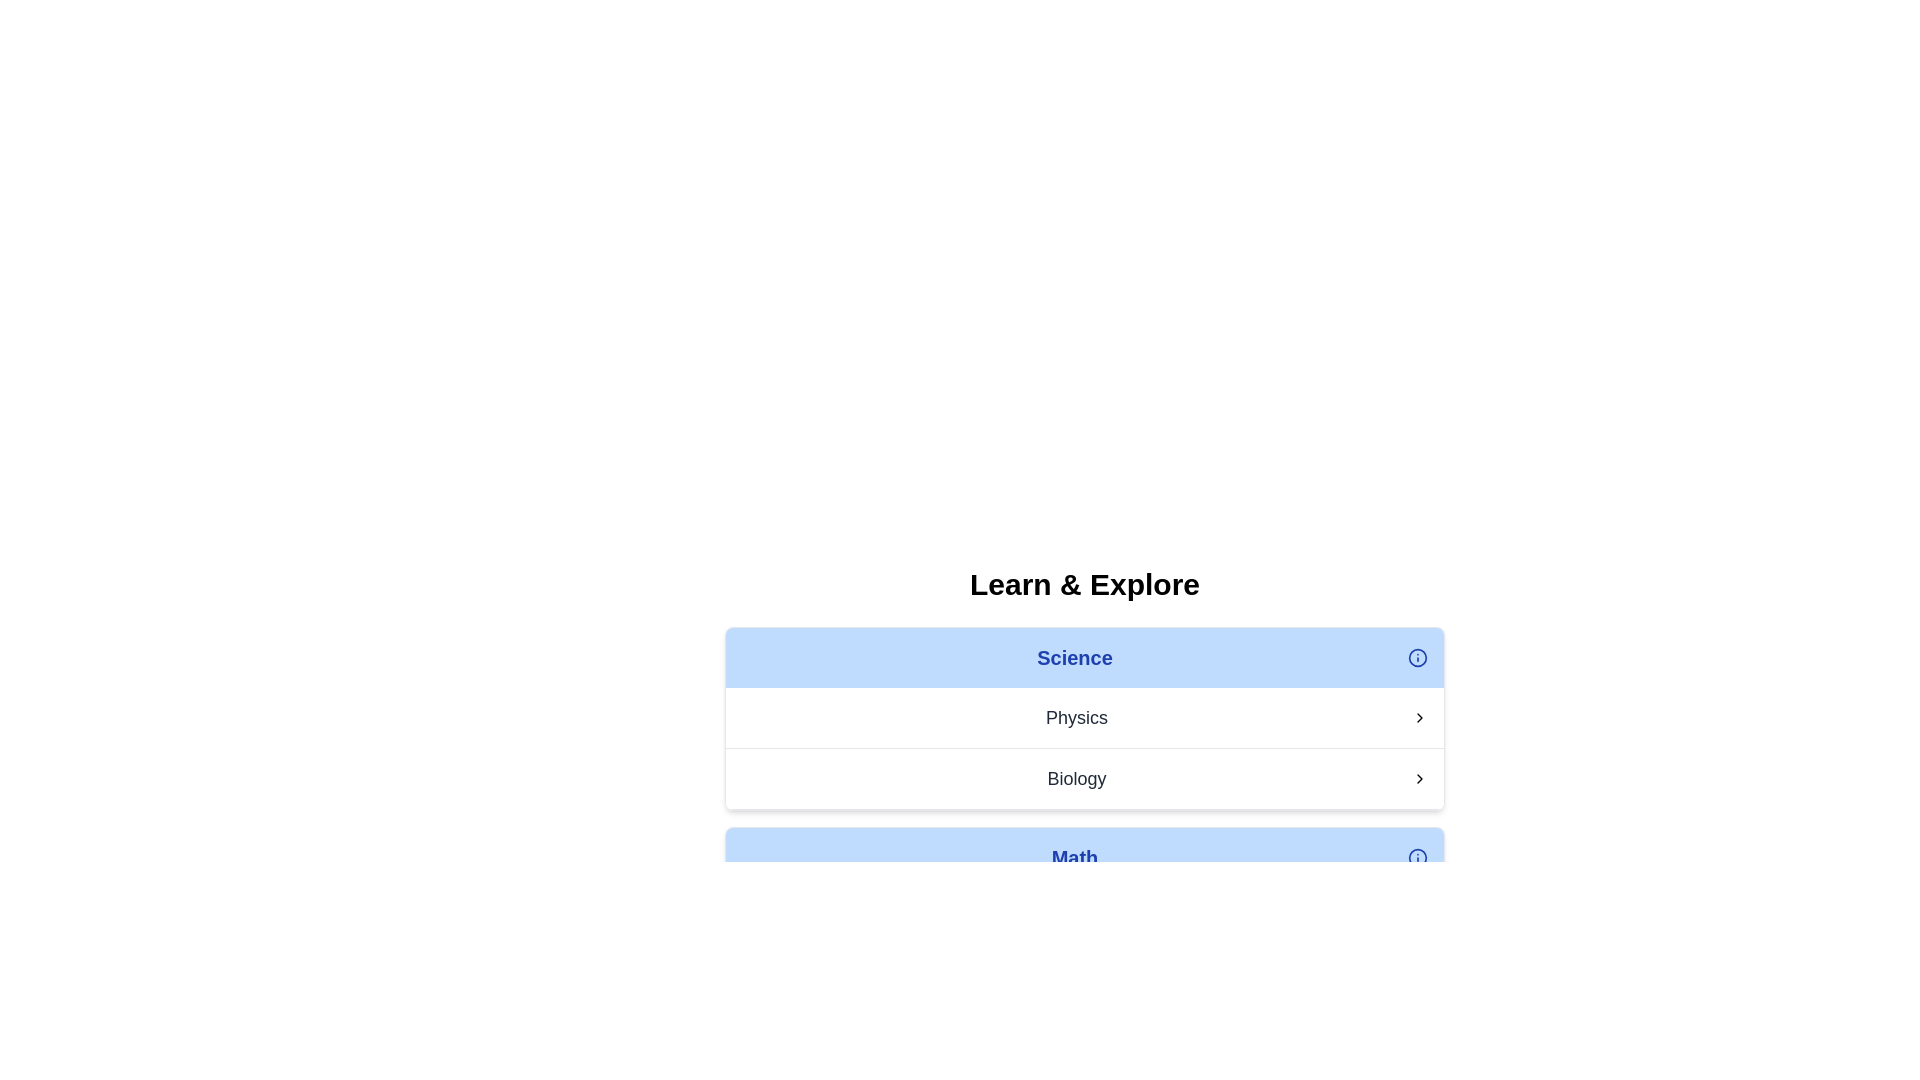 Image resolution: width=1920 pixels, height=1080 pixels. I want to click on the small blue information icon with an 'i' symbol located to the far right within the 'Math' section, so click(1416, 856).